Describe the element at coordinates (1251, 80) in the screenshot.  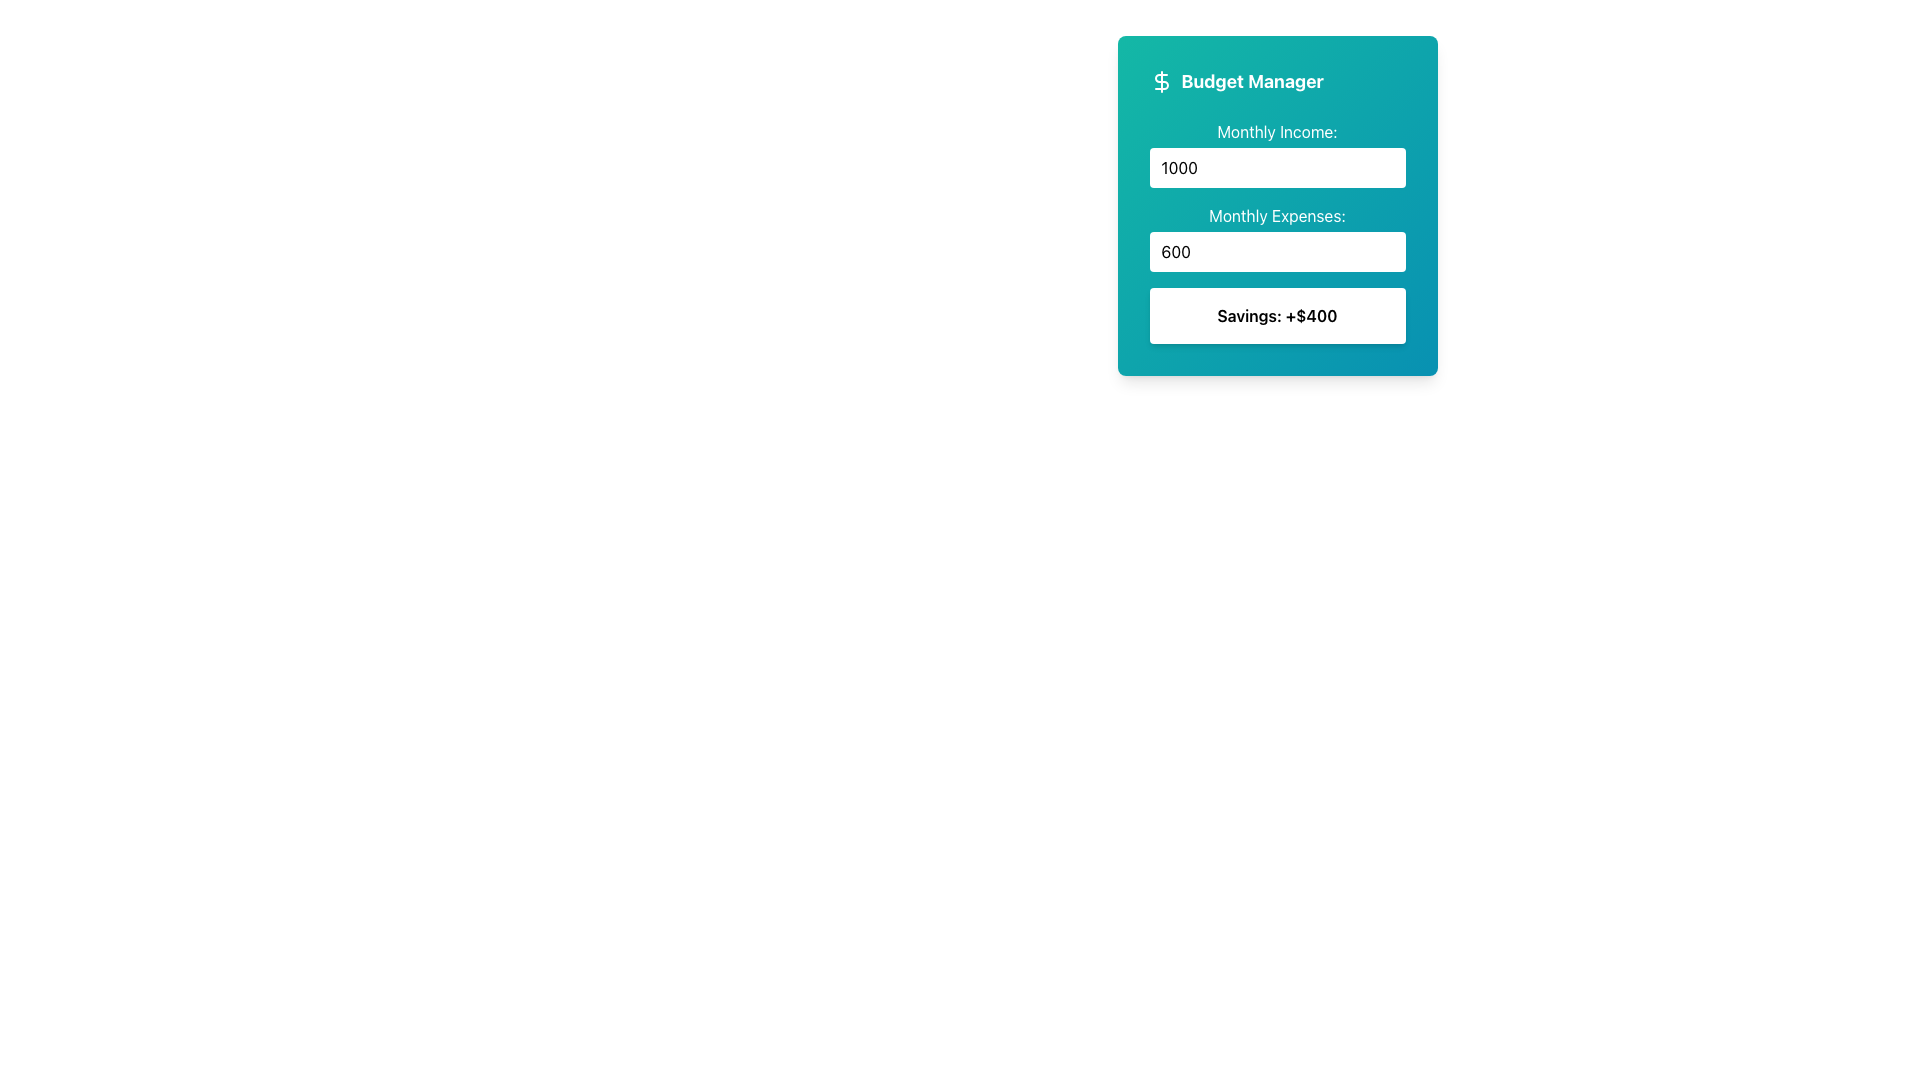
I see `the budget management title text label located at the top of the form layout, aligned to the right of the dollar sign icon` at that location.